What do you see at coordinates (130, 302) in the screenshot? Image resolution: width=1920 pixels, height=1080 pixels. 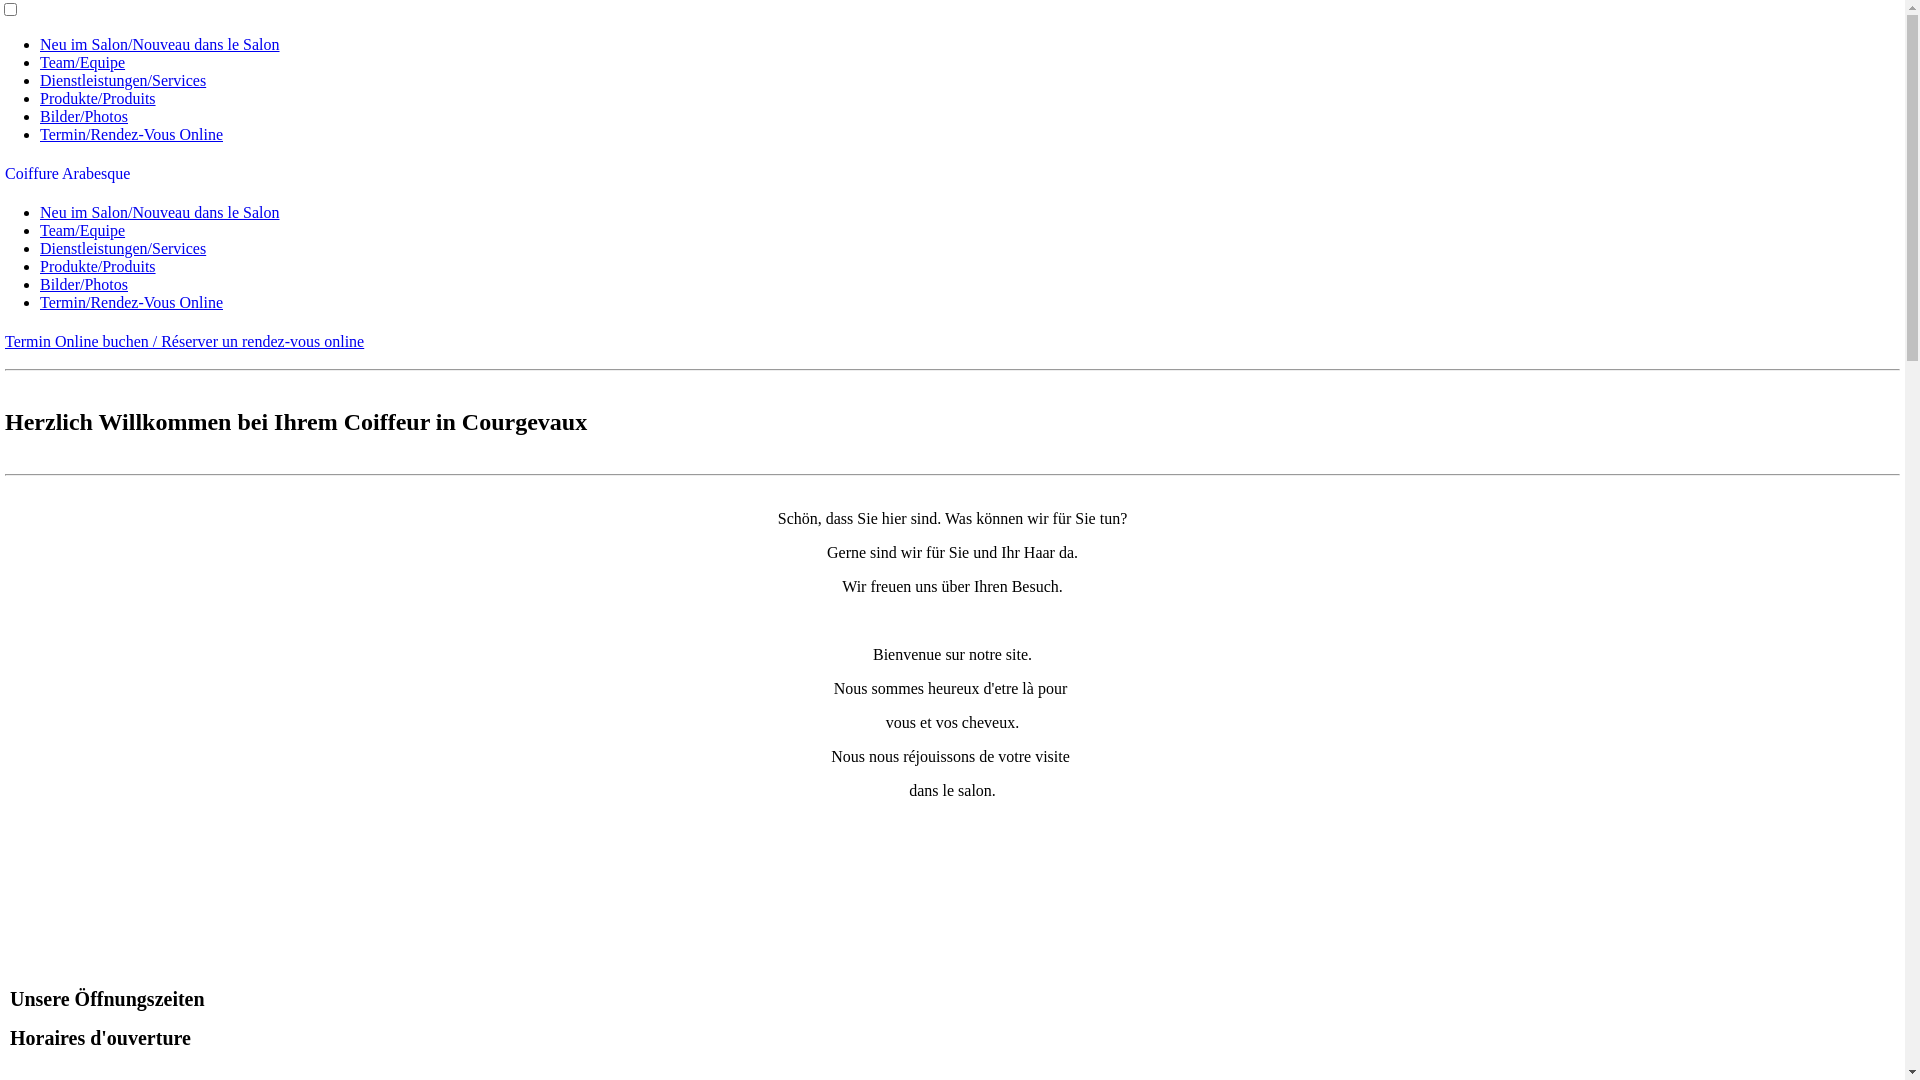 I see `'Termin/Rendez-Vous Online'` at bounding box center [130, 302].